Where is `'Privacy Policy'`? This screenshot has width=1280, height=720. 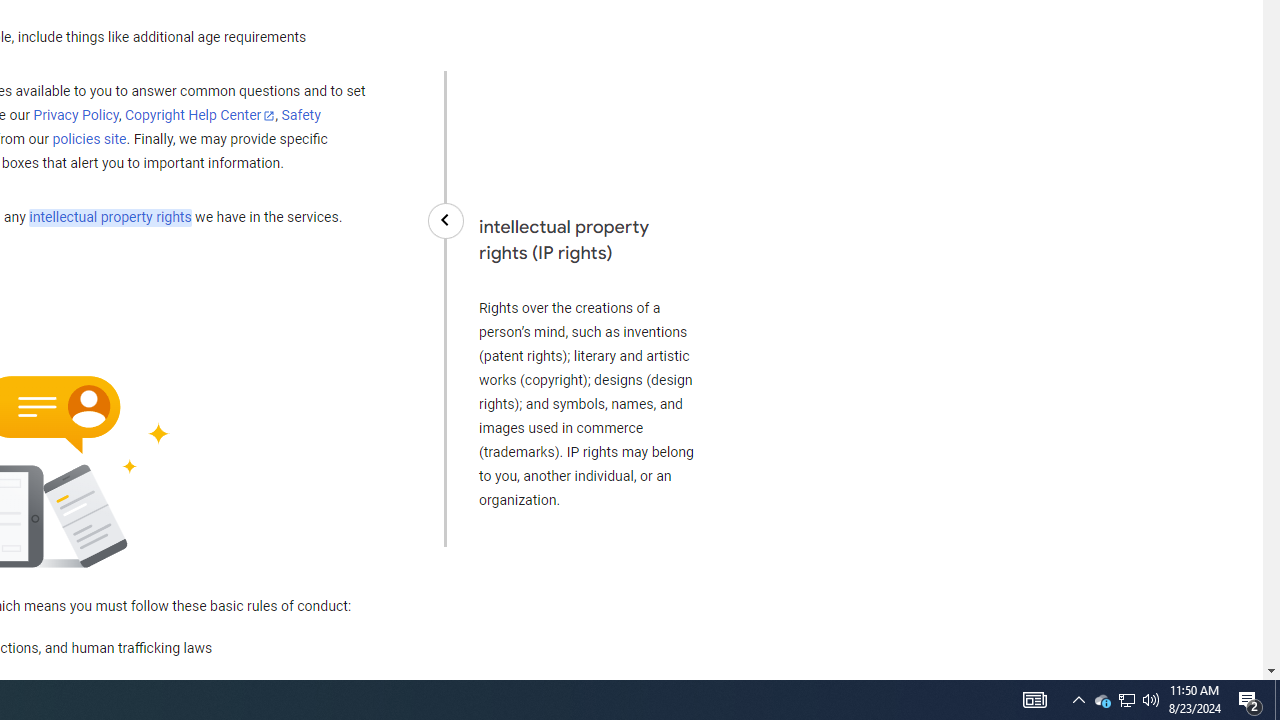
'Privacy Policy' is located at coordinates (76, 116).